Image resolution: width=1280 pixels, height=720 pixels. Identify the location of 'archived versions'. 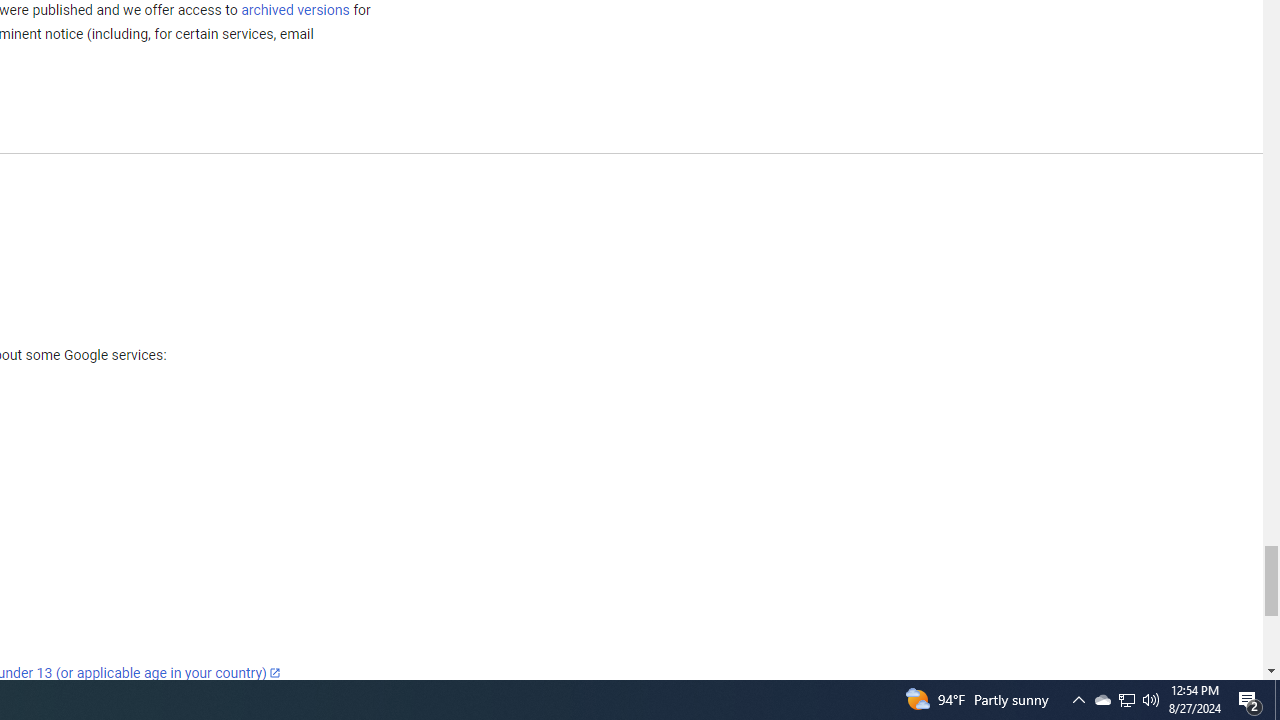
(294, 9).